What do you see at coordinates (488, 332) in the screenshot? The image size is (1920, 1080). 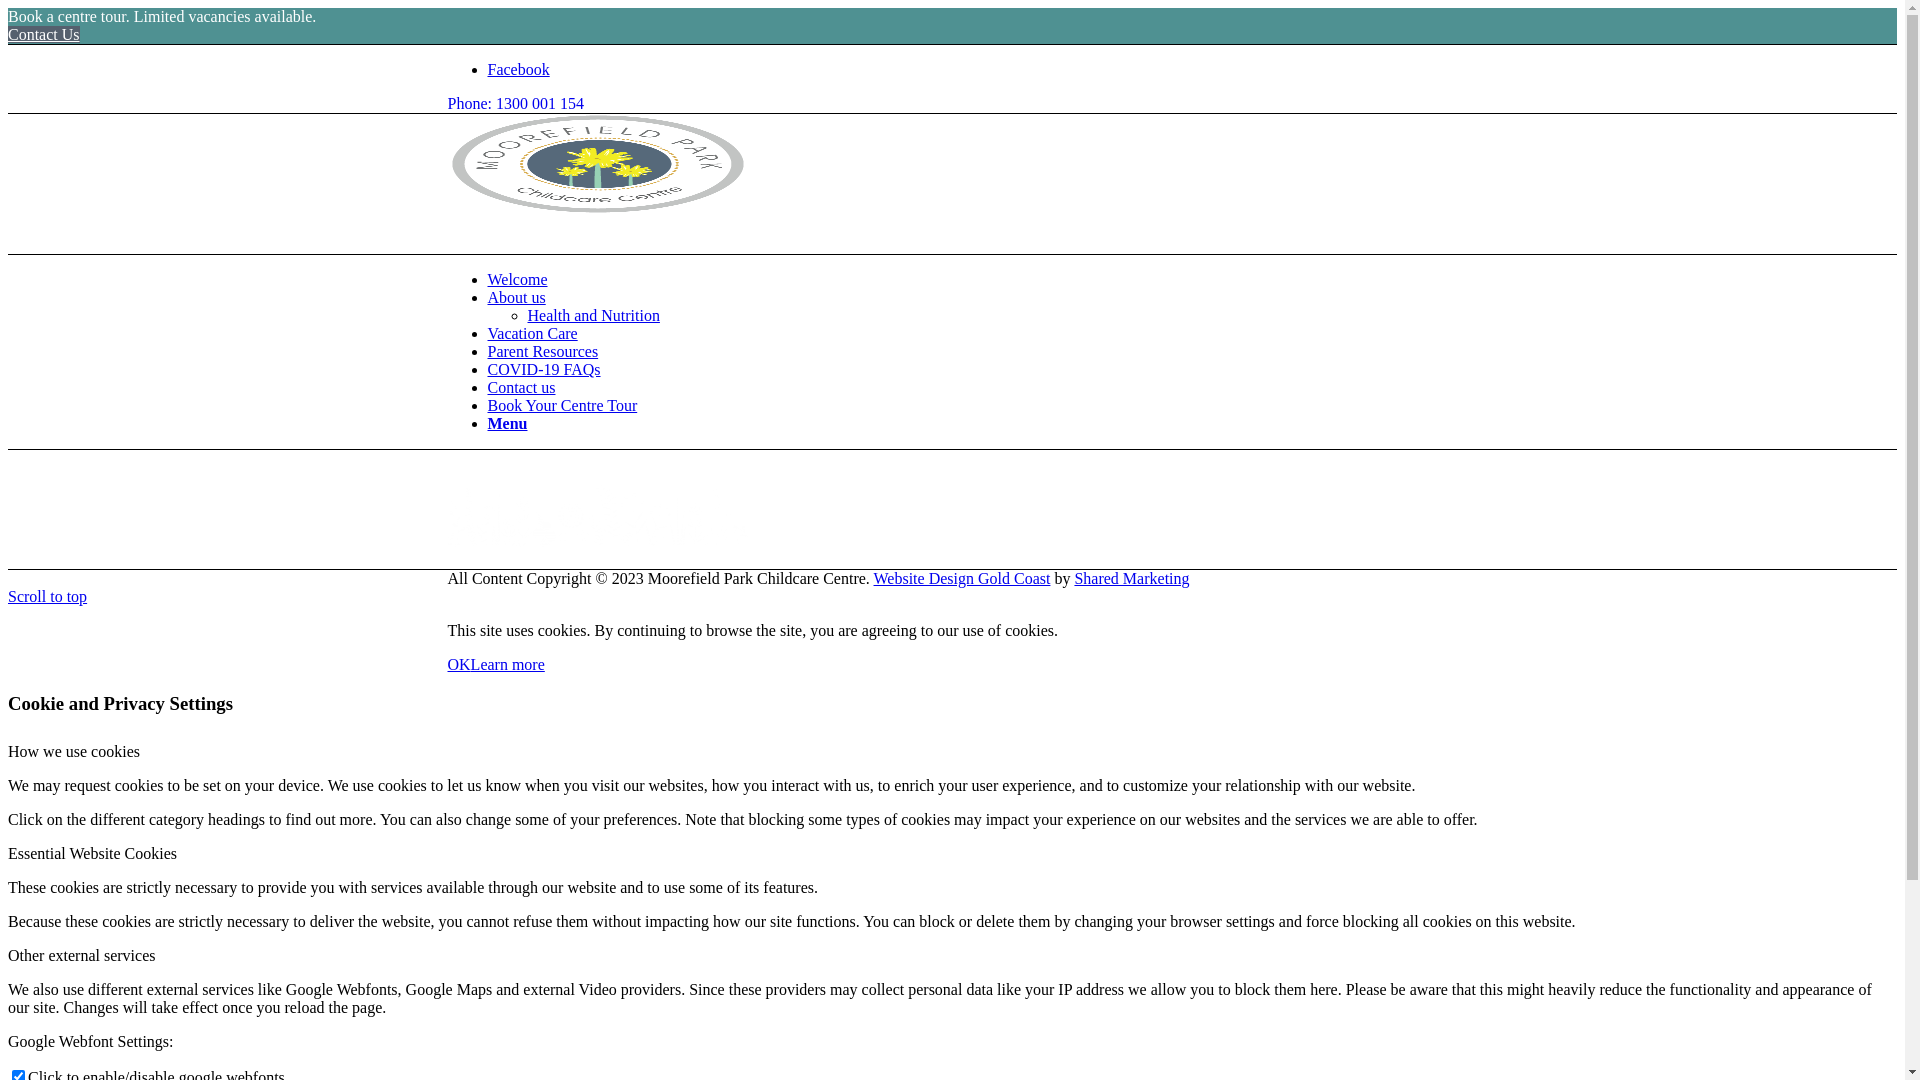 I see `'Vacation Care'` at bounding box center [488, 332].